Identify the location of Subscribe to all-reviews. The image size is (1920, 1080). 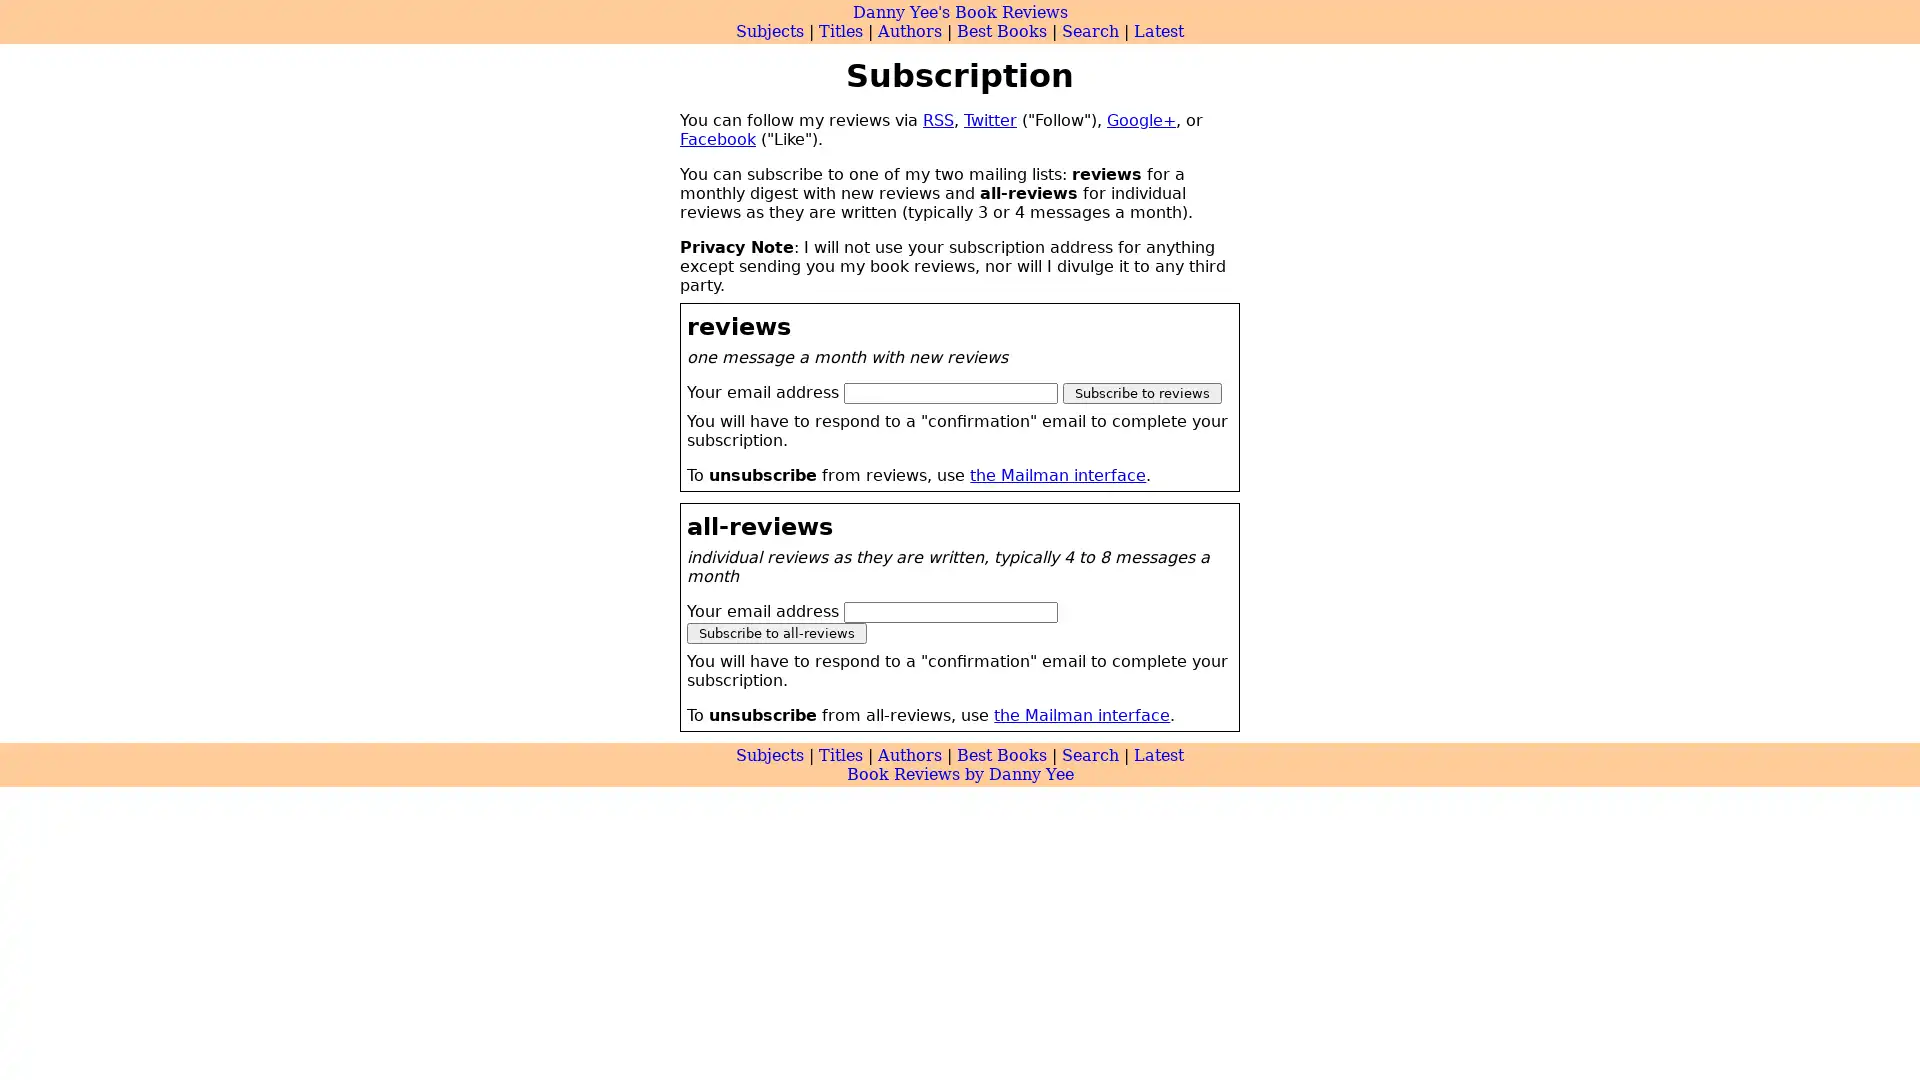
(776, 632).